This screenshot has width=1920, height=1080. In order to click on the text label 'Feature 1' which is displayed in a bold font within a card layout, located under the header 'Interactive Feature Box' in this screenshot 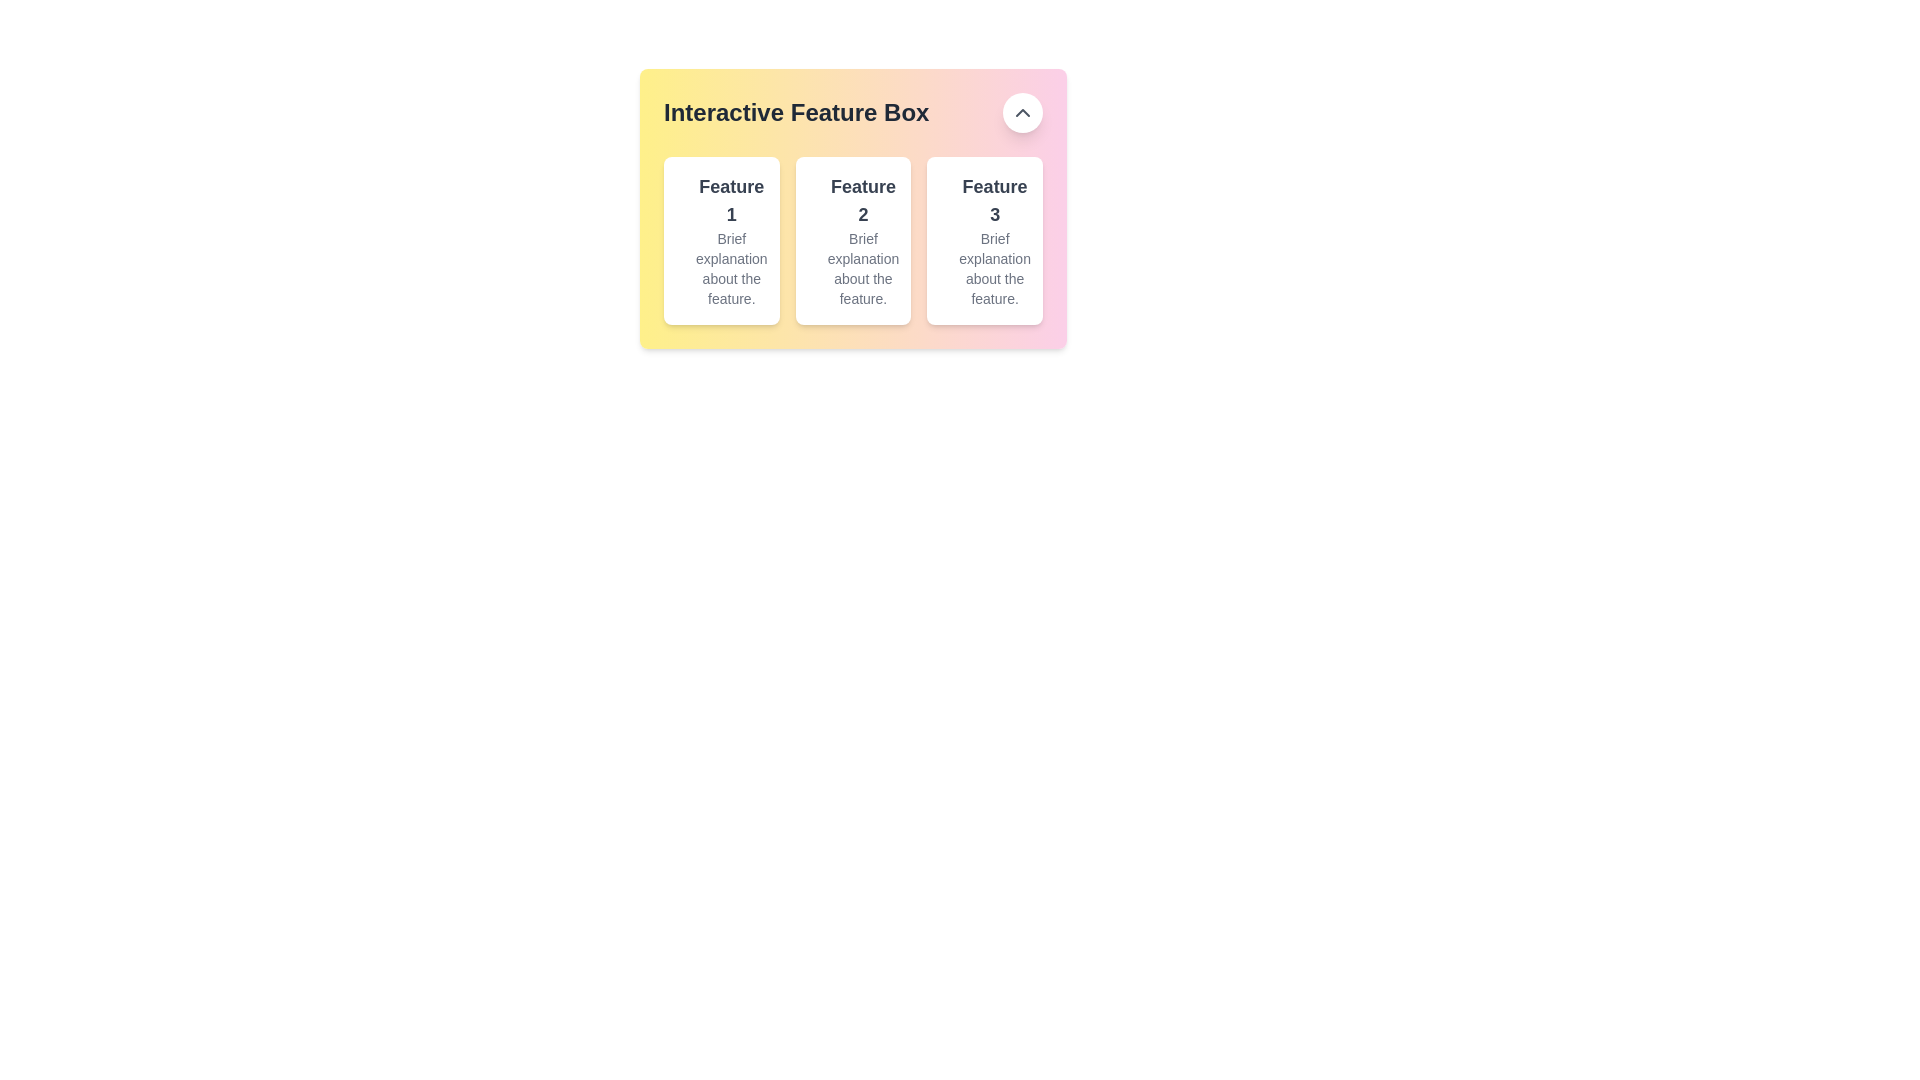, I will do `click(730, 200)`.